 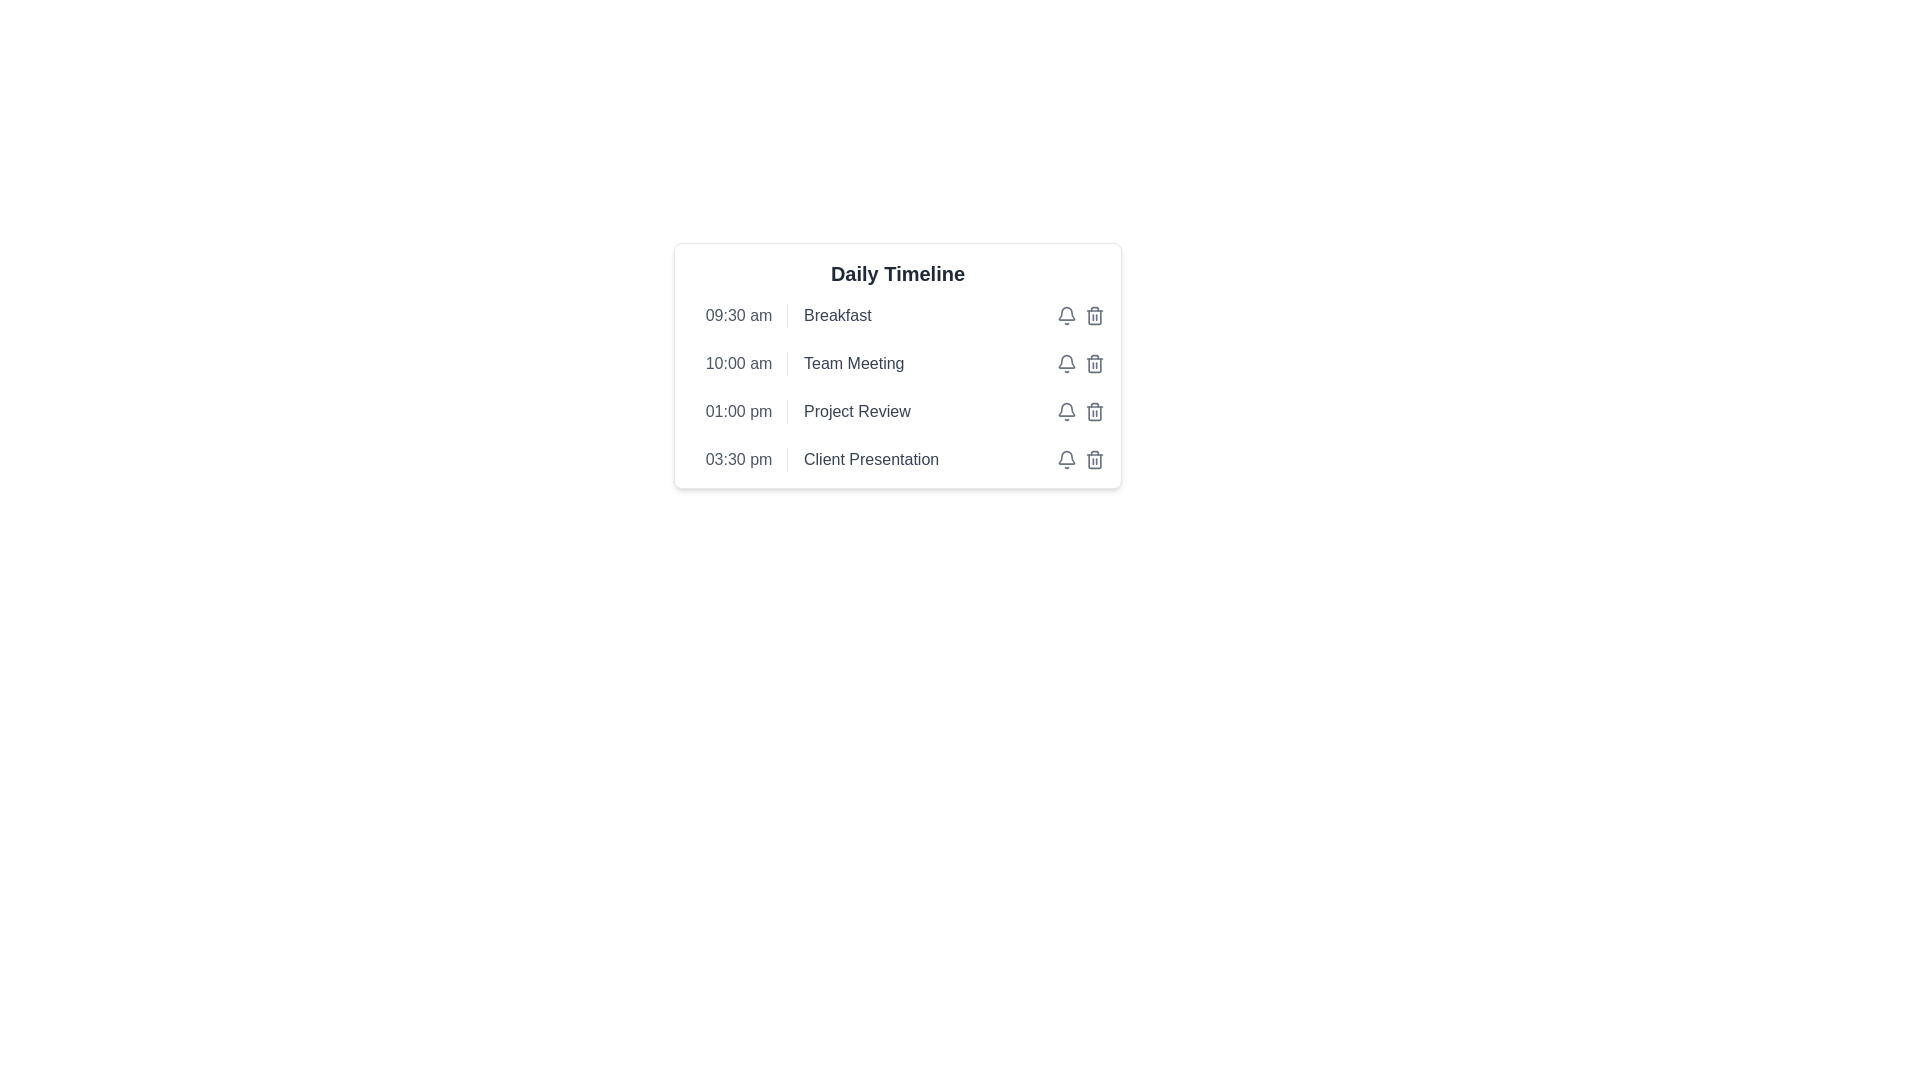 What do you see at coordinates (738, 363) in the screenshot?
I see `the Text Display element that indicates the scheduled time for the Team Meeting, located in the second row of the Daily Timeline list` at bounding box center [738, 363].